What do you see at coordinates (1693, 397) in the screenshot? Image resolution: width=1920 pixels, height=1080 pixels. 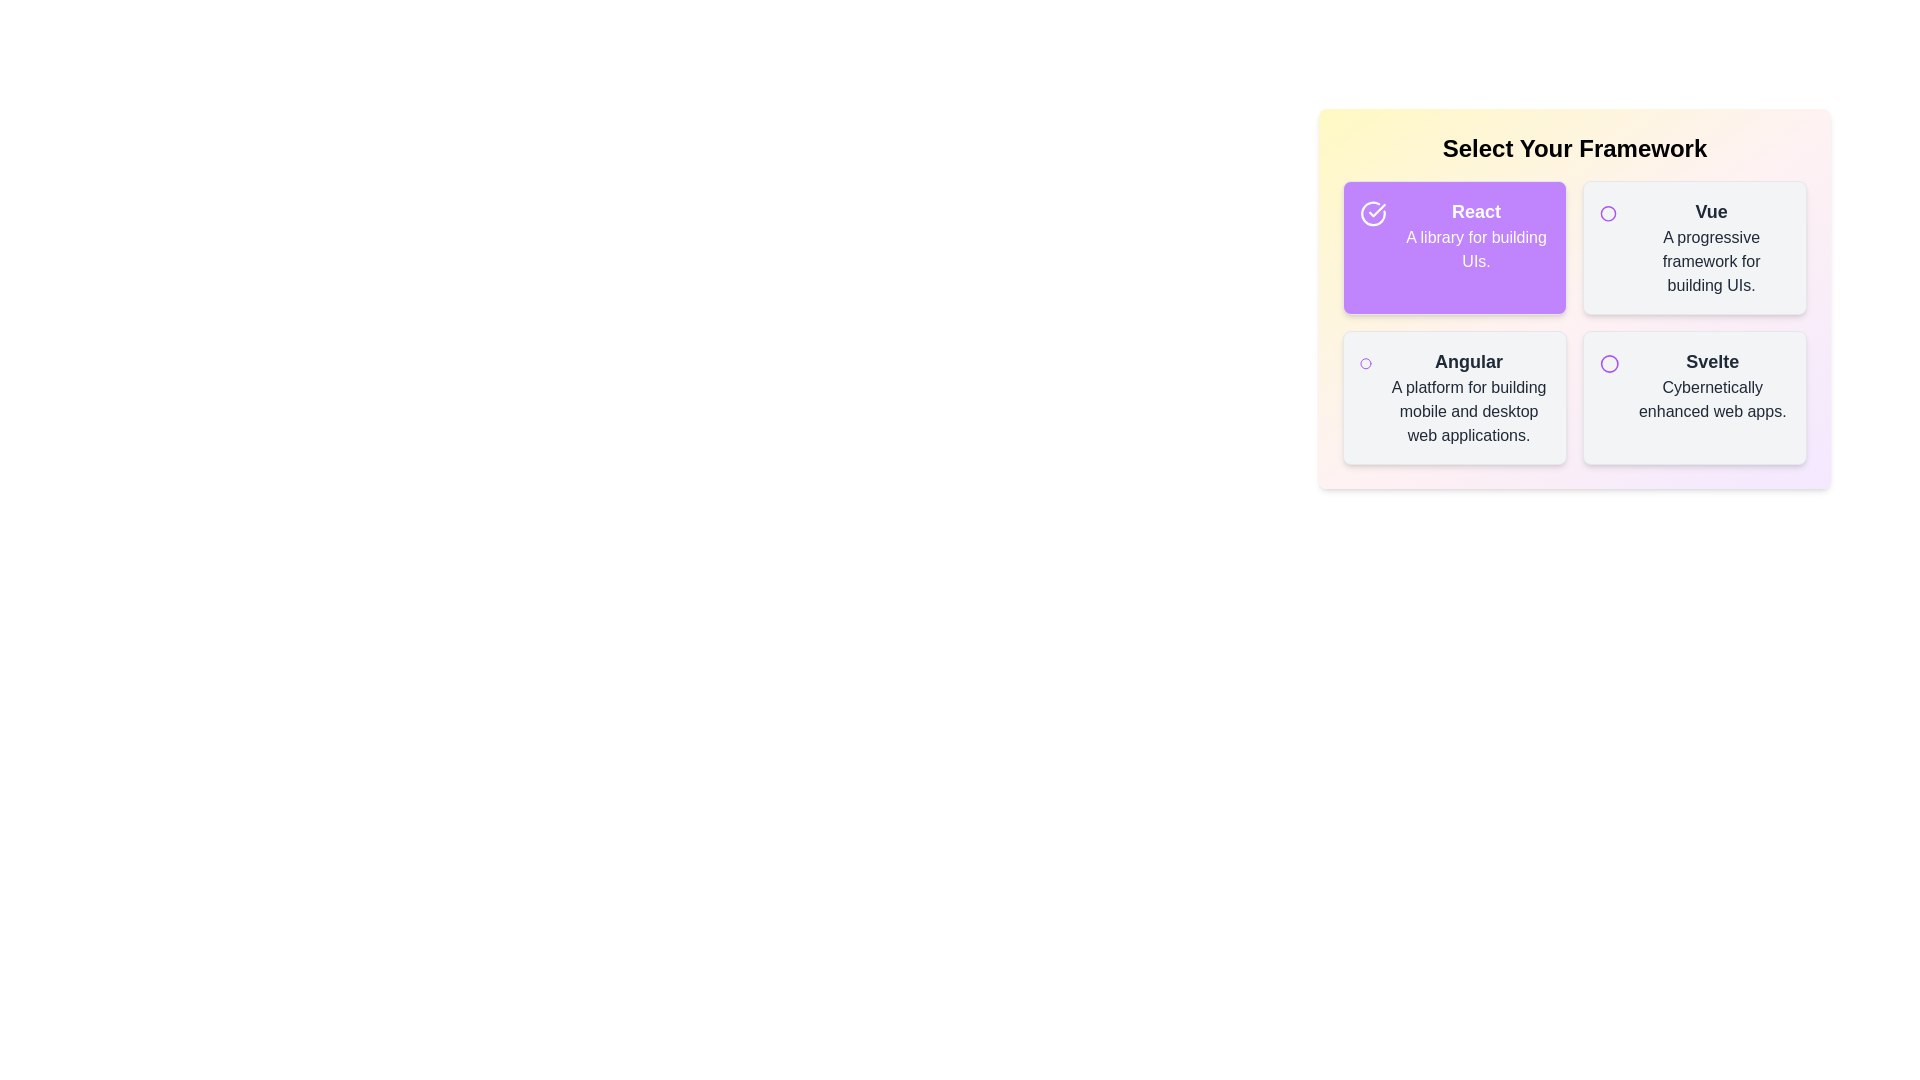 I see `the item labeled Svelte to toggle its selection state` at bounding box center [1693, 397].